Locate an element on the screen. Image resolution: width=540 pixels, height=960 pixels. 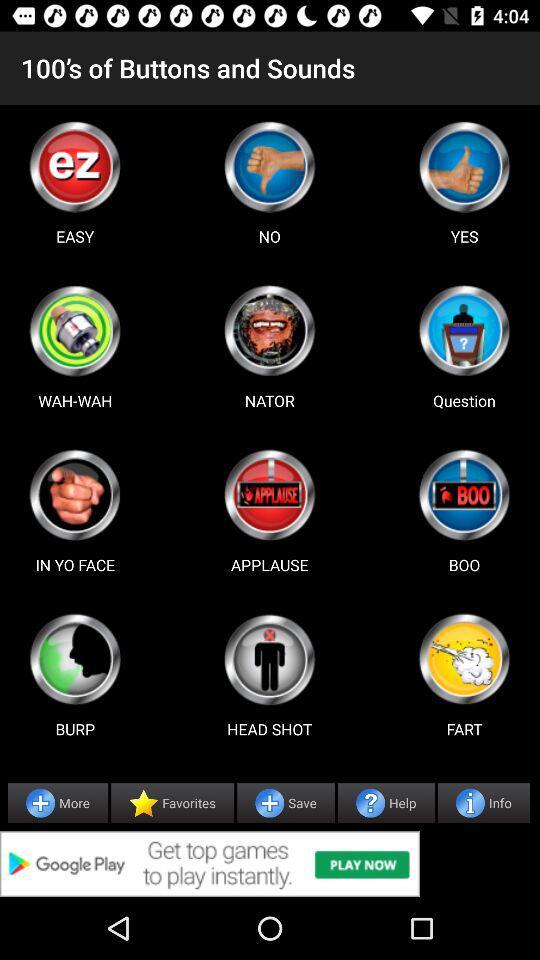
choose sound option is located at coordinates (464, 330).